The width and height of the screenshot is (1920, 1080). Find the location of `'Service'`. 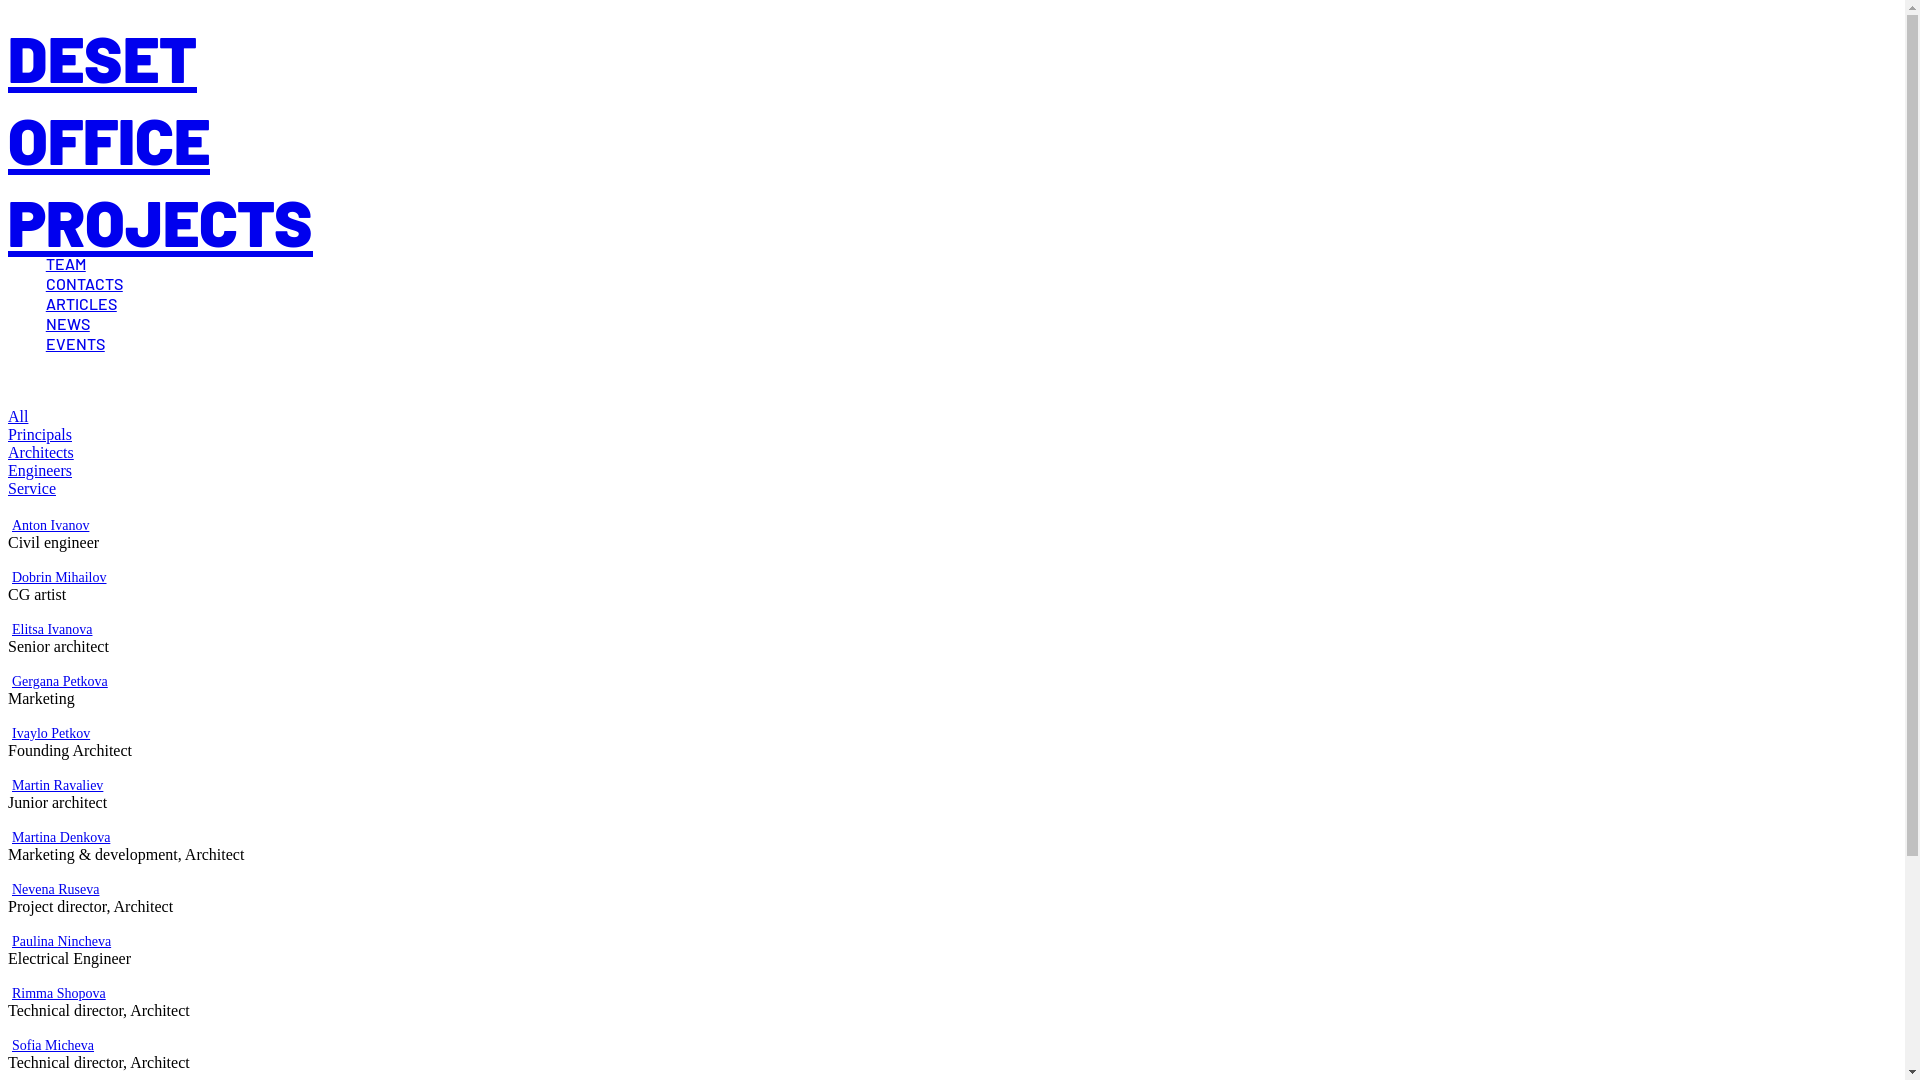

'Service' is located at coordinates (32, 488).